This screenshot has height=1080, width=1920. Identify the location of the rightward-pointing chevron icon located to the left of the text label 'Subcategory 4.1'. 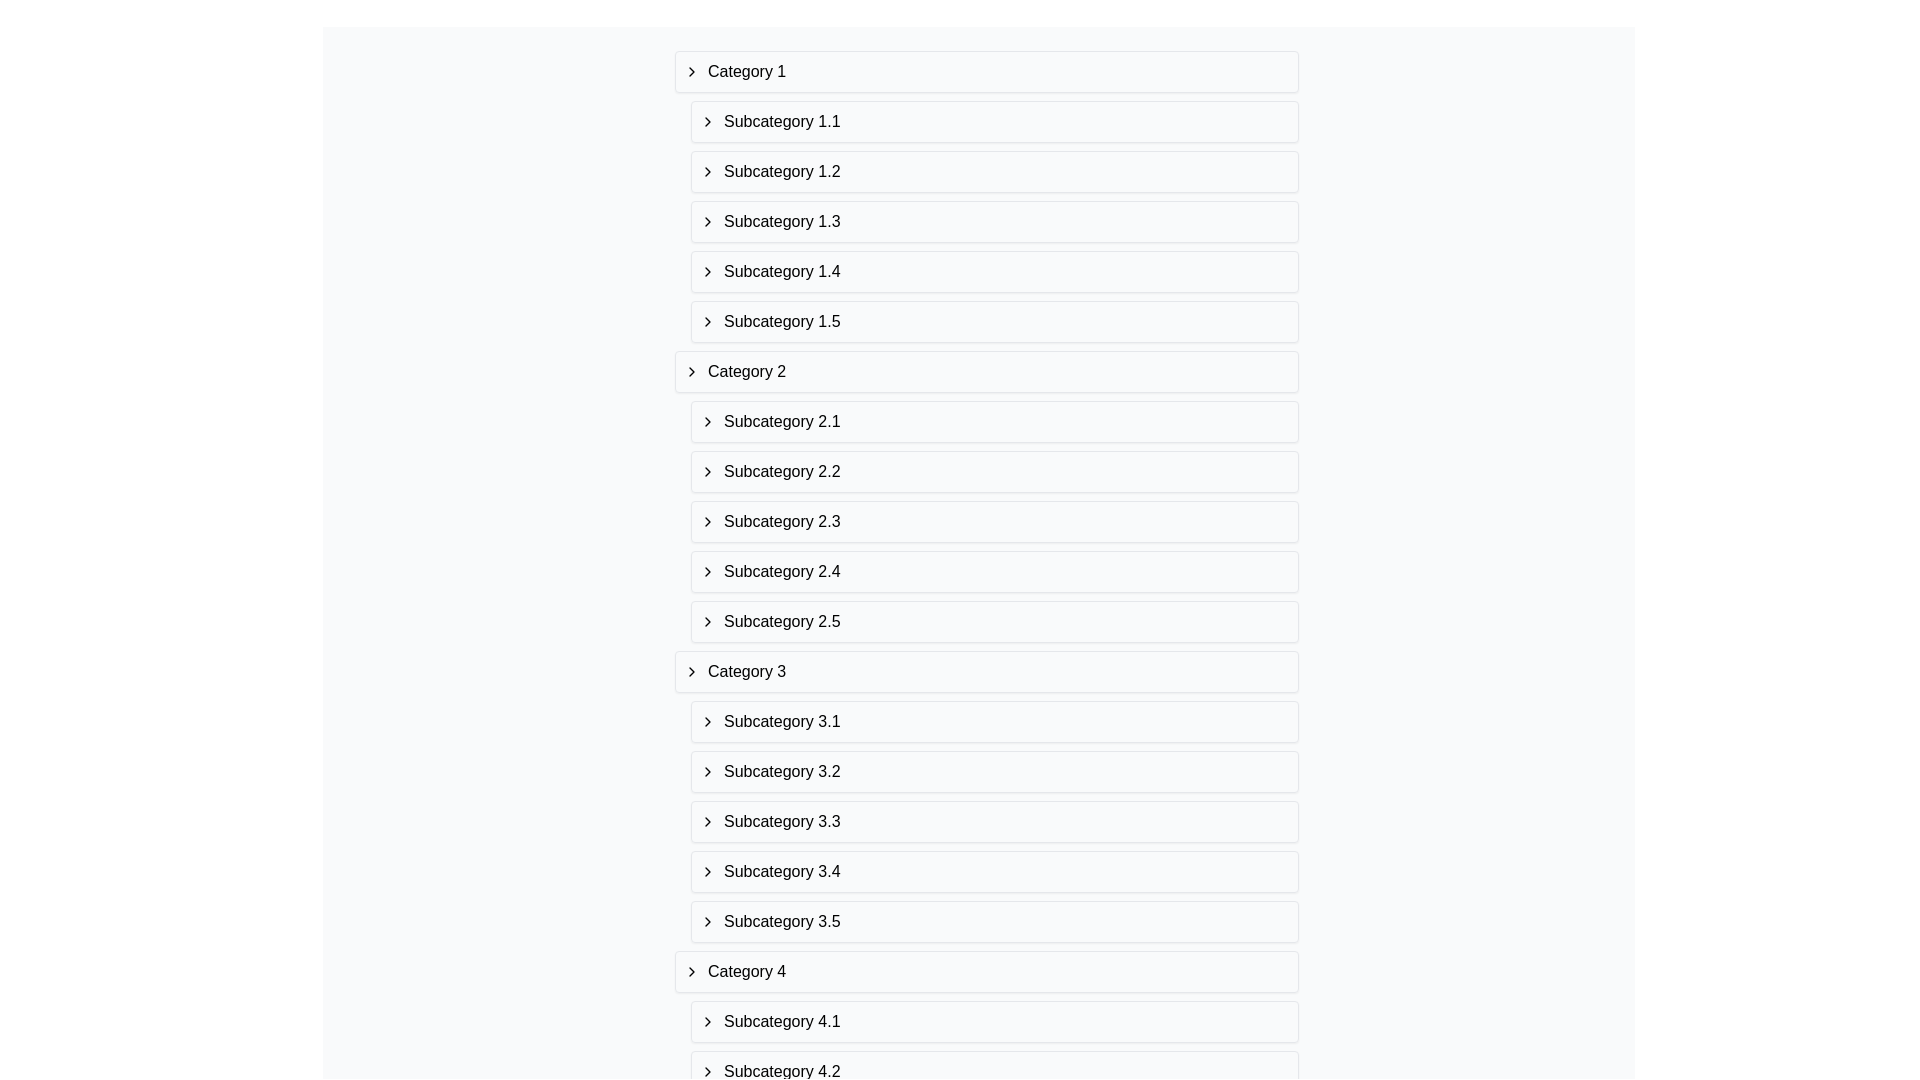
(708, 1022).